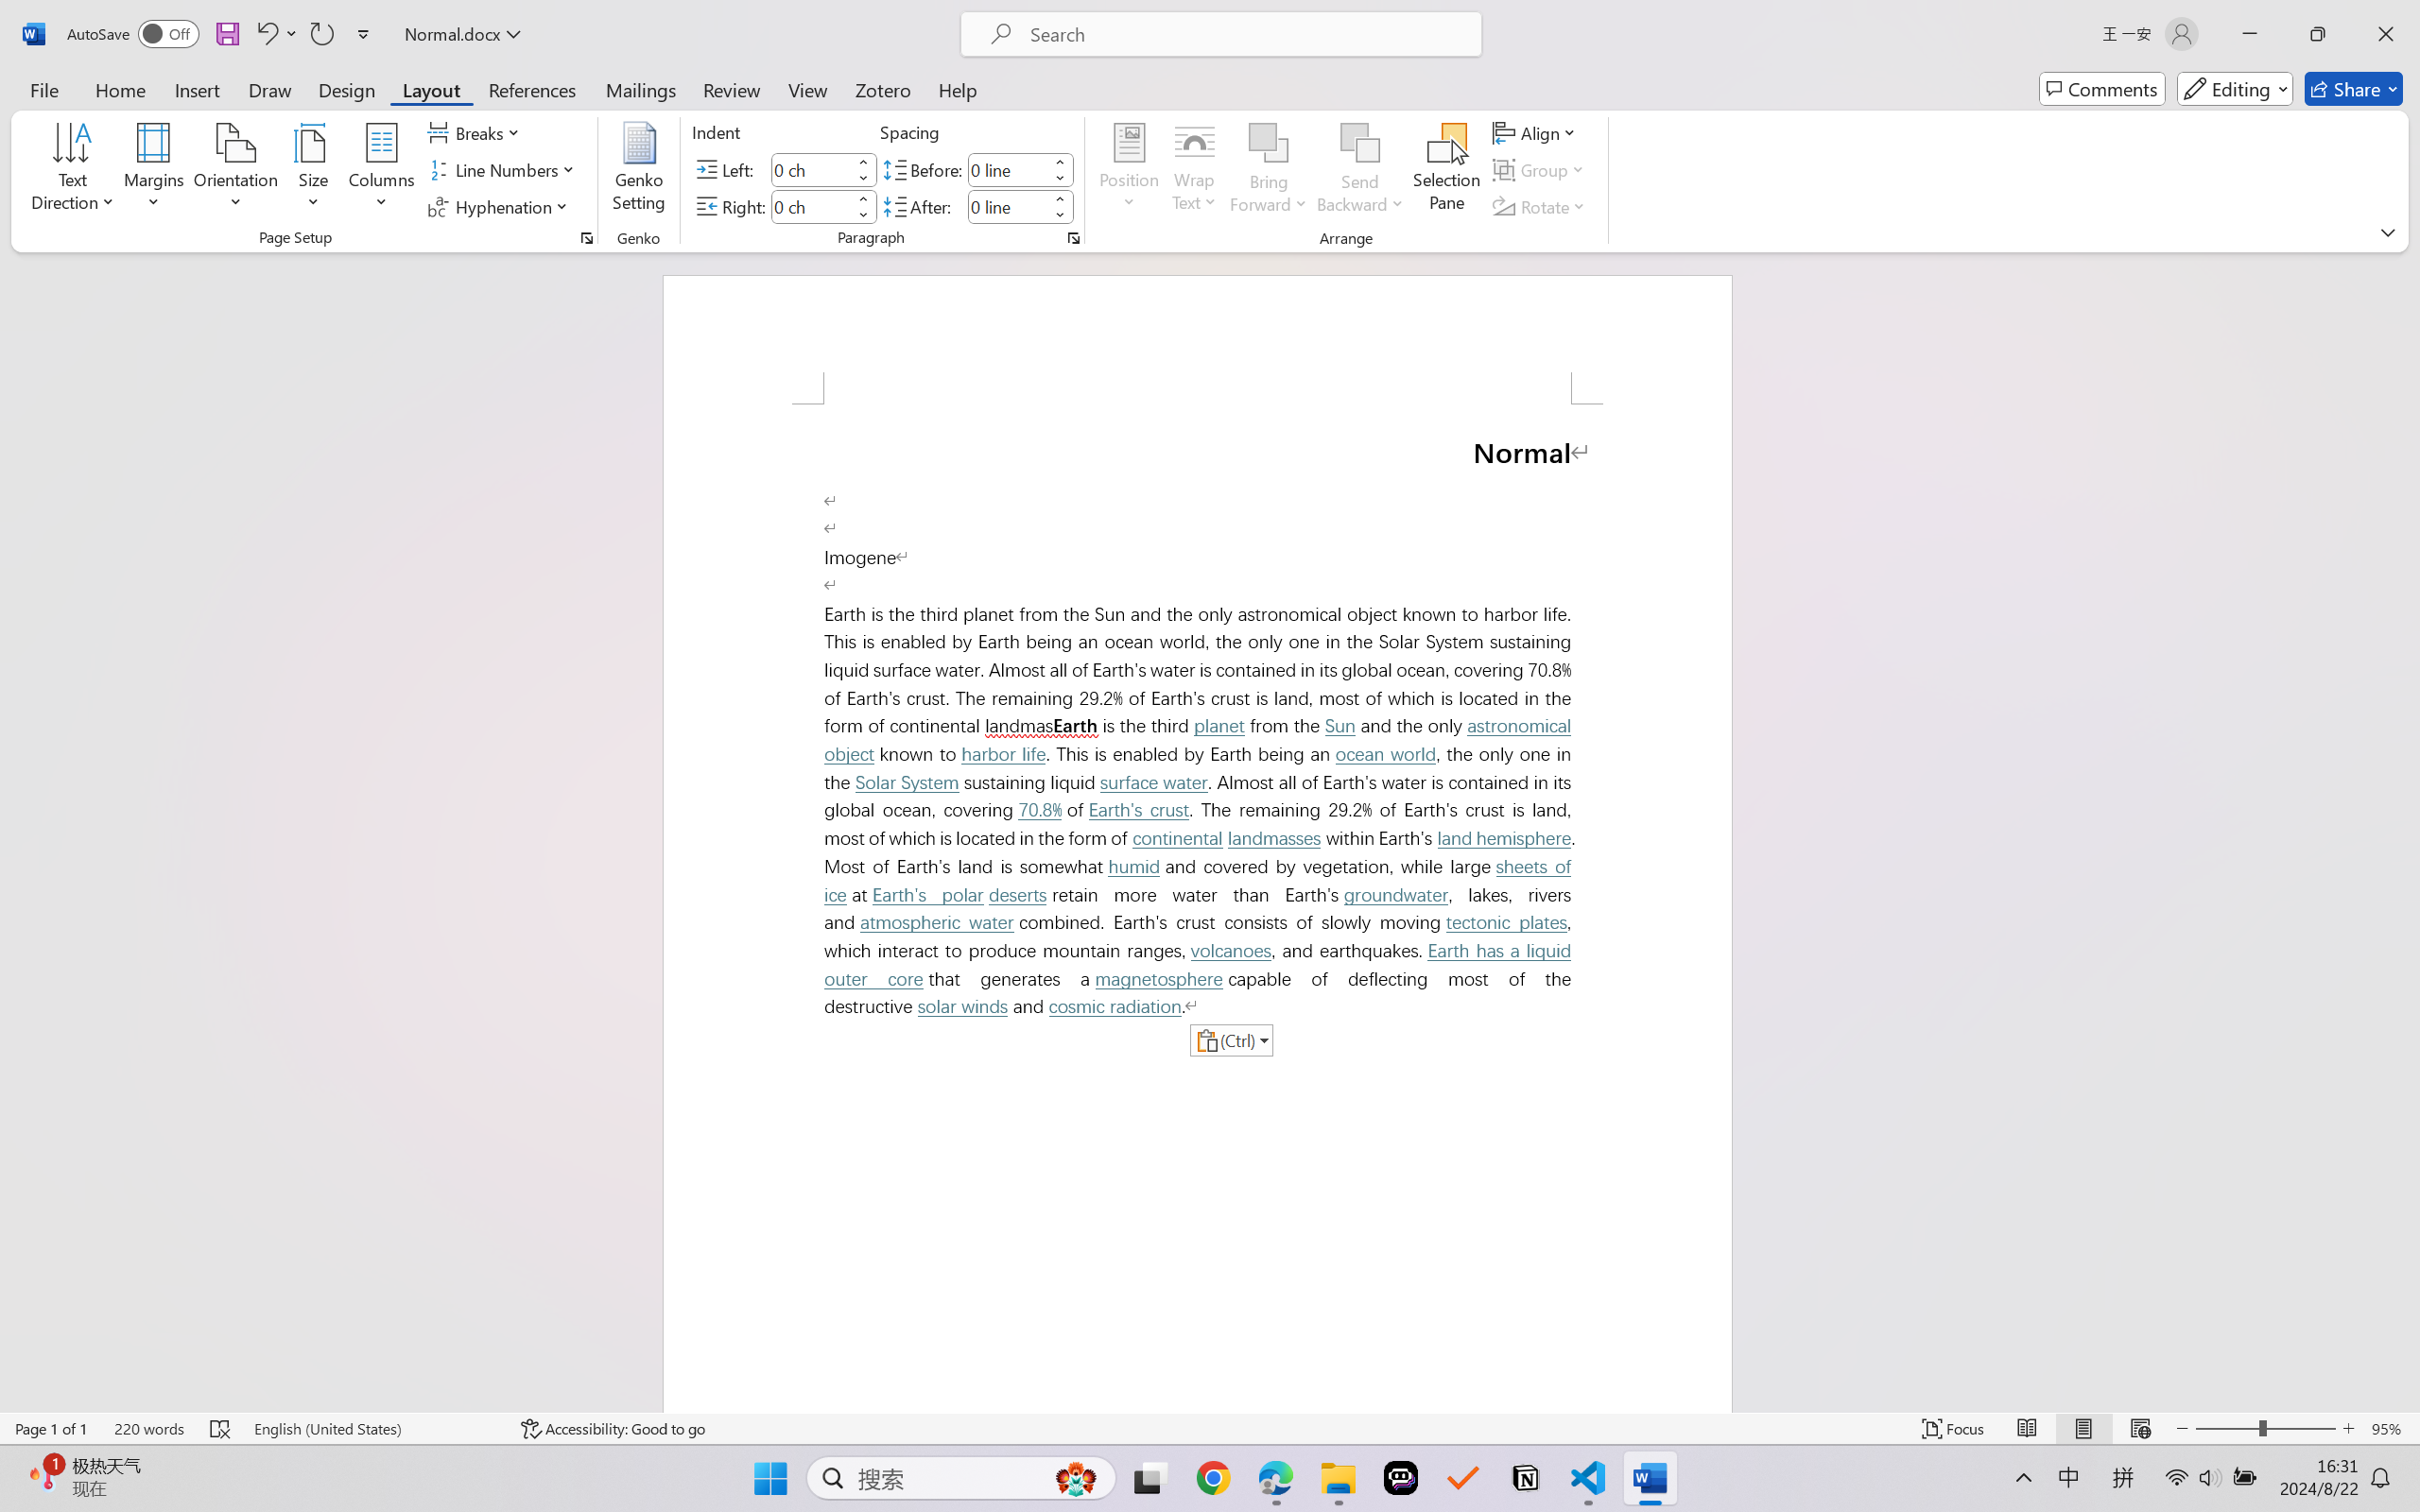 Image resolution: width=2420 pixels, height=1512 pixels. What do you see at coordinates (1003, 753) in the screenshot?
I see `'harbor life'` at bounding box center [1003, 753].